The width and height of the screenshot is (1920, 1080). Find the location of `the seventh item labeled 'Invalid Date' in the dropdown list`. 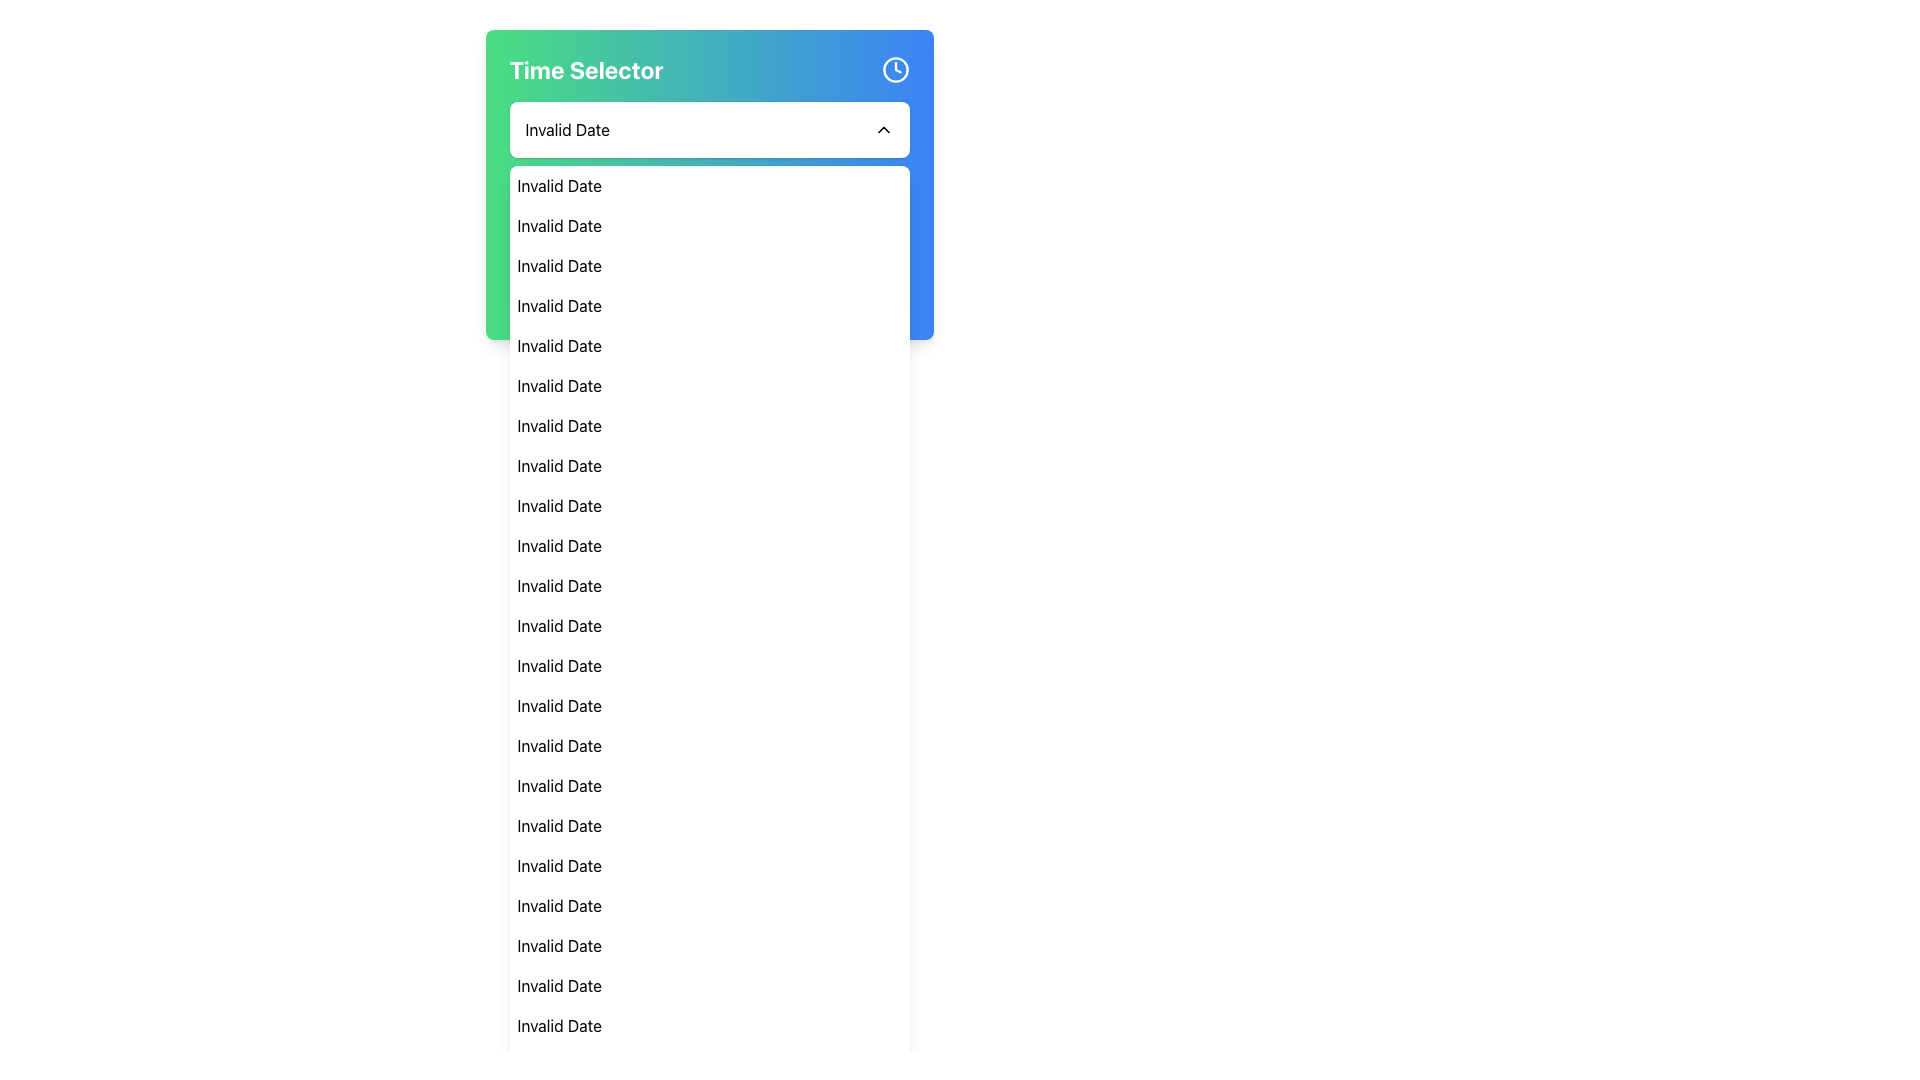

the seventh item labeled 'Invalid Date' in the dropdown list is located at coordinates (709, 424).